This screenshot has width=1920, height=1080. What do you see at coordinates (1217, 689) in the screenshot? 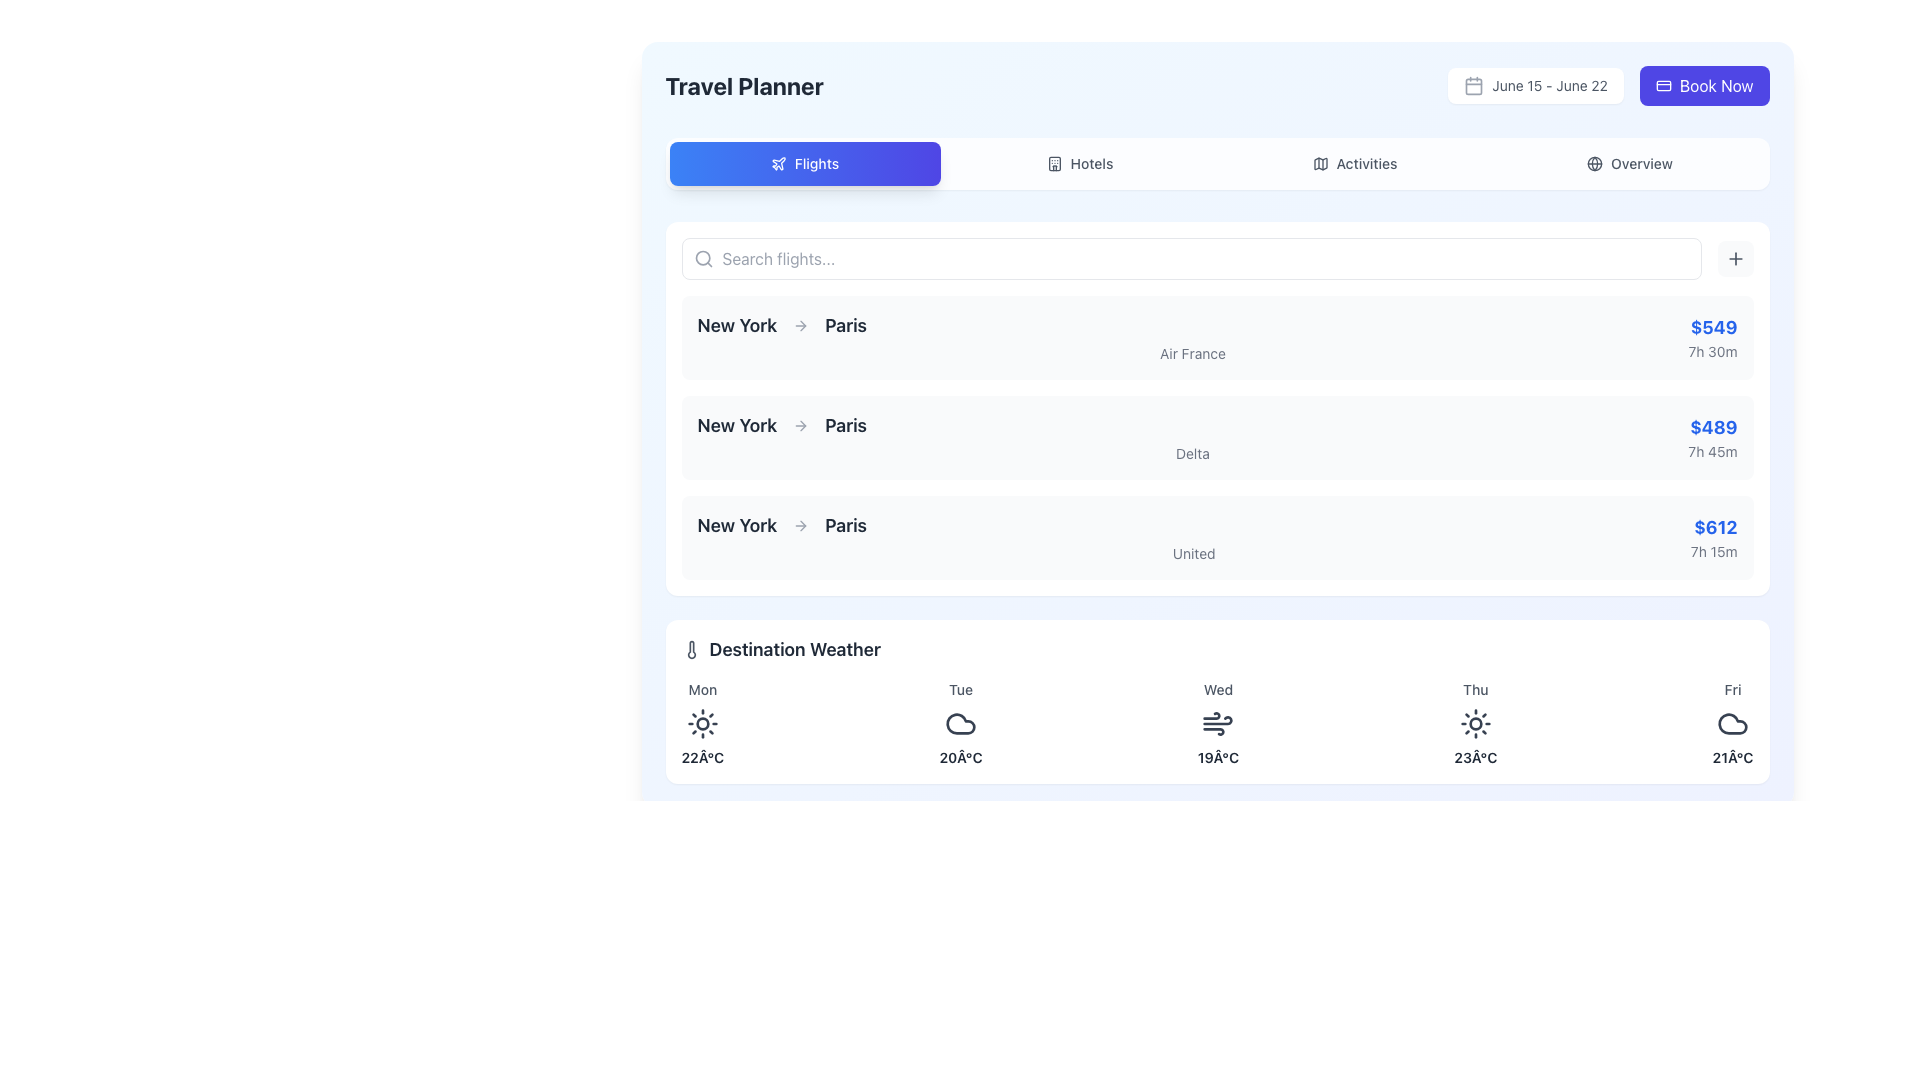
I see `the text label displaying 'Wed', located in the center column of the weekly weather forecast section beneath the title 'Destination Weather'` at bounding box center [1217, 689].